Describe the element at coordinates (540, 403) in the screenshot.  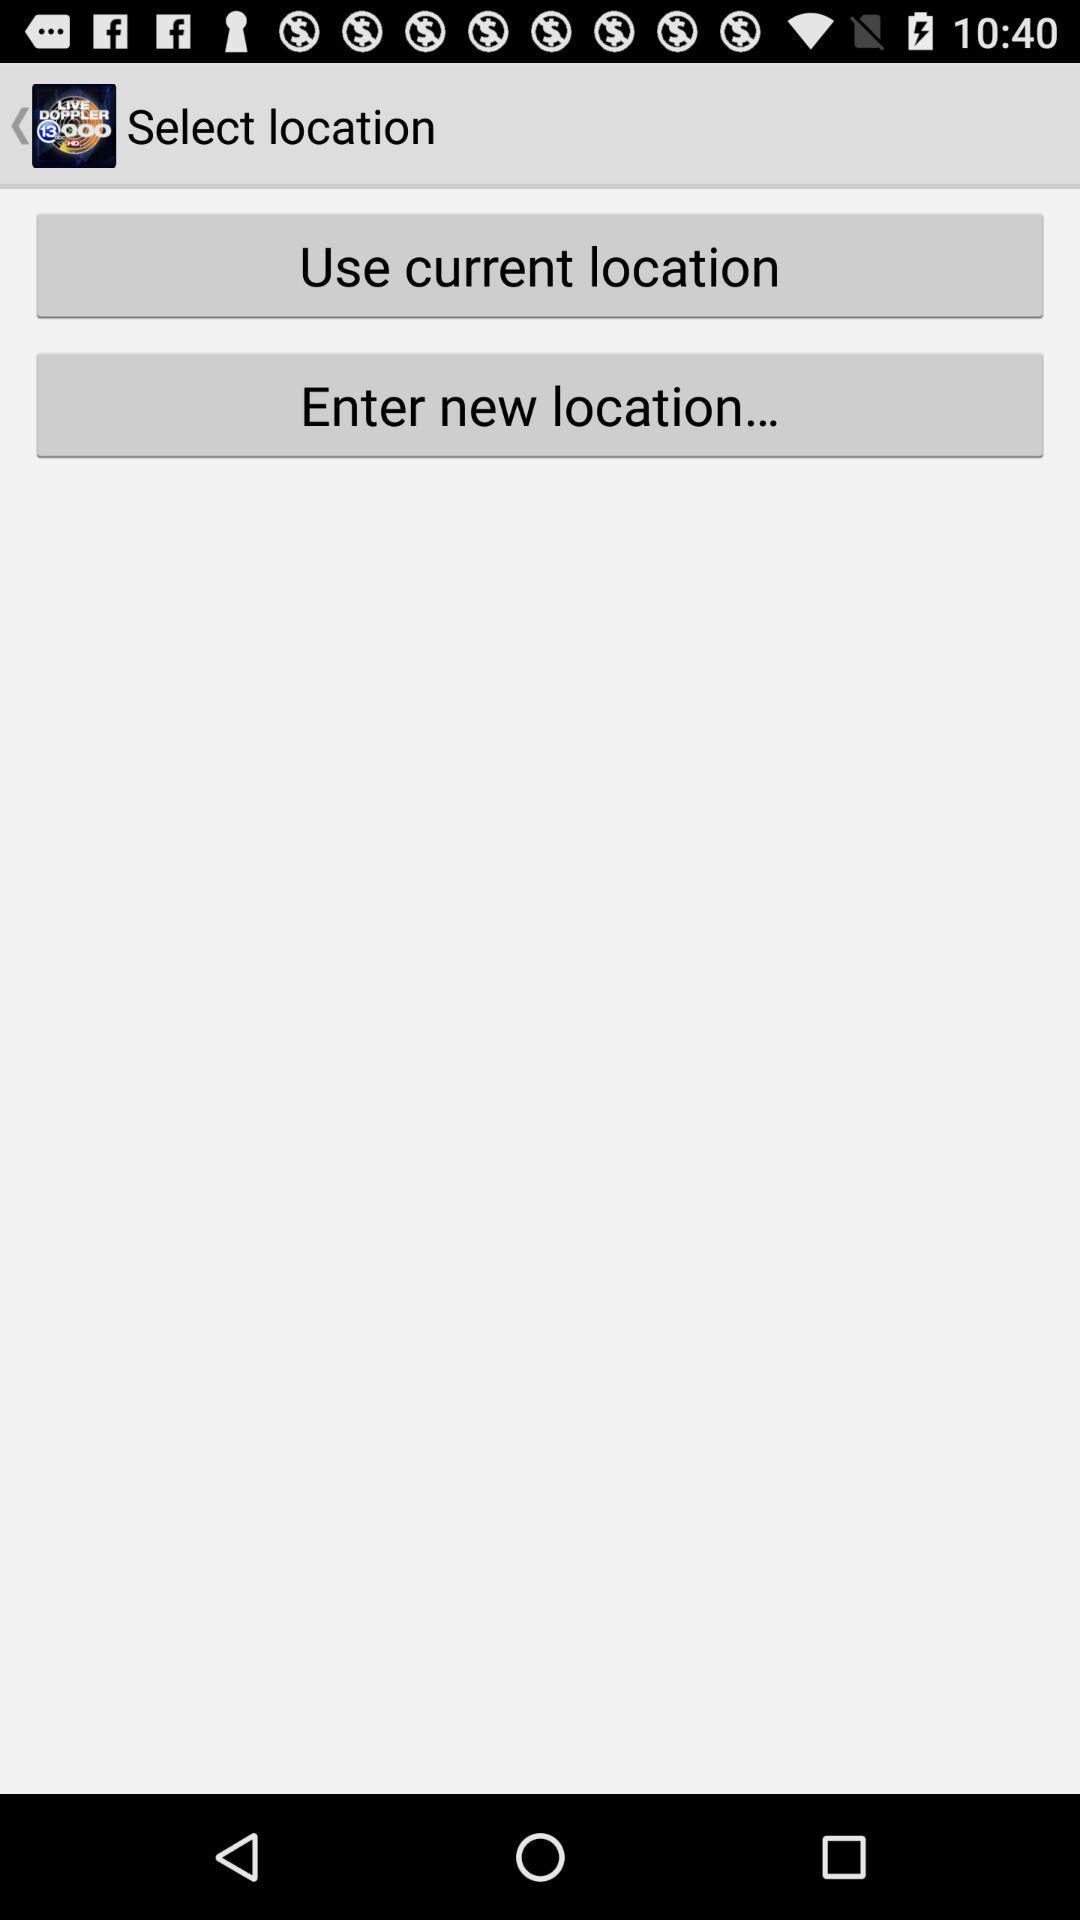
I see `the button below use current location icon` at that location.